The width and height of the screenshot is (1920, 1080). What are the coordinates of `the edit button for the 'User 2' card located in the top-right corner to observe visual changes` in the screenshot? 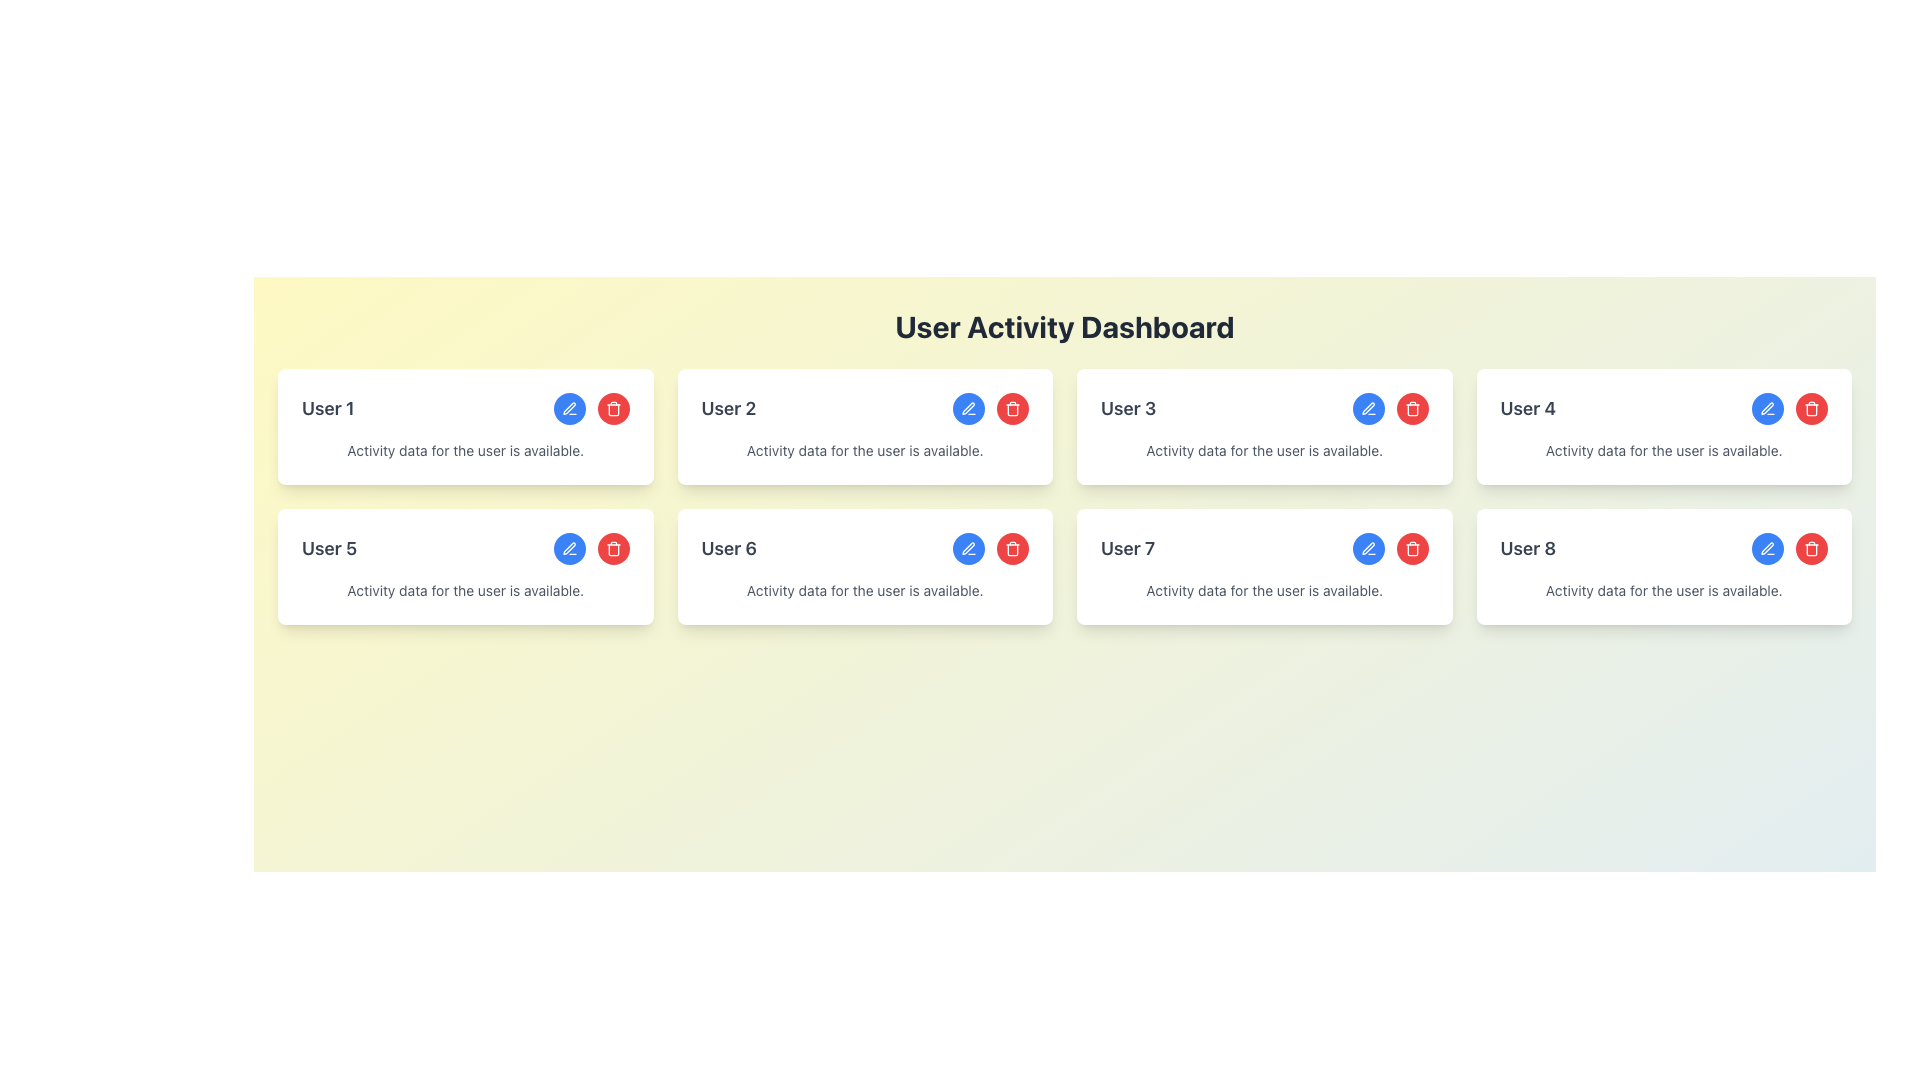 It's located at (969, 407).